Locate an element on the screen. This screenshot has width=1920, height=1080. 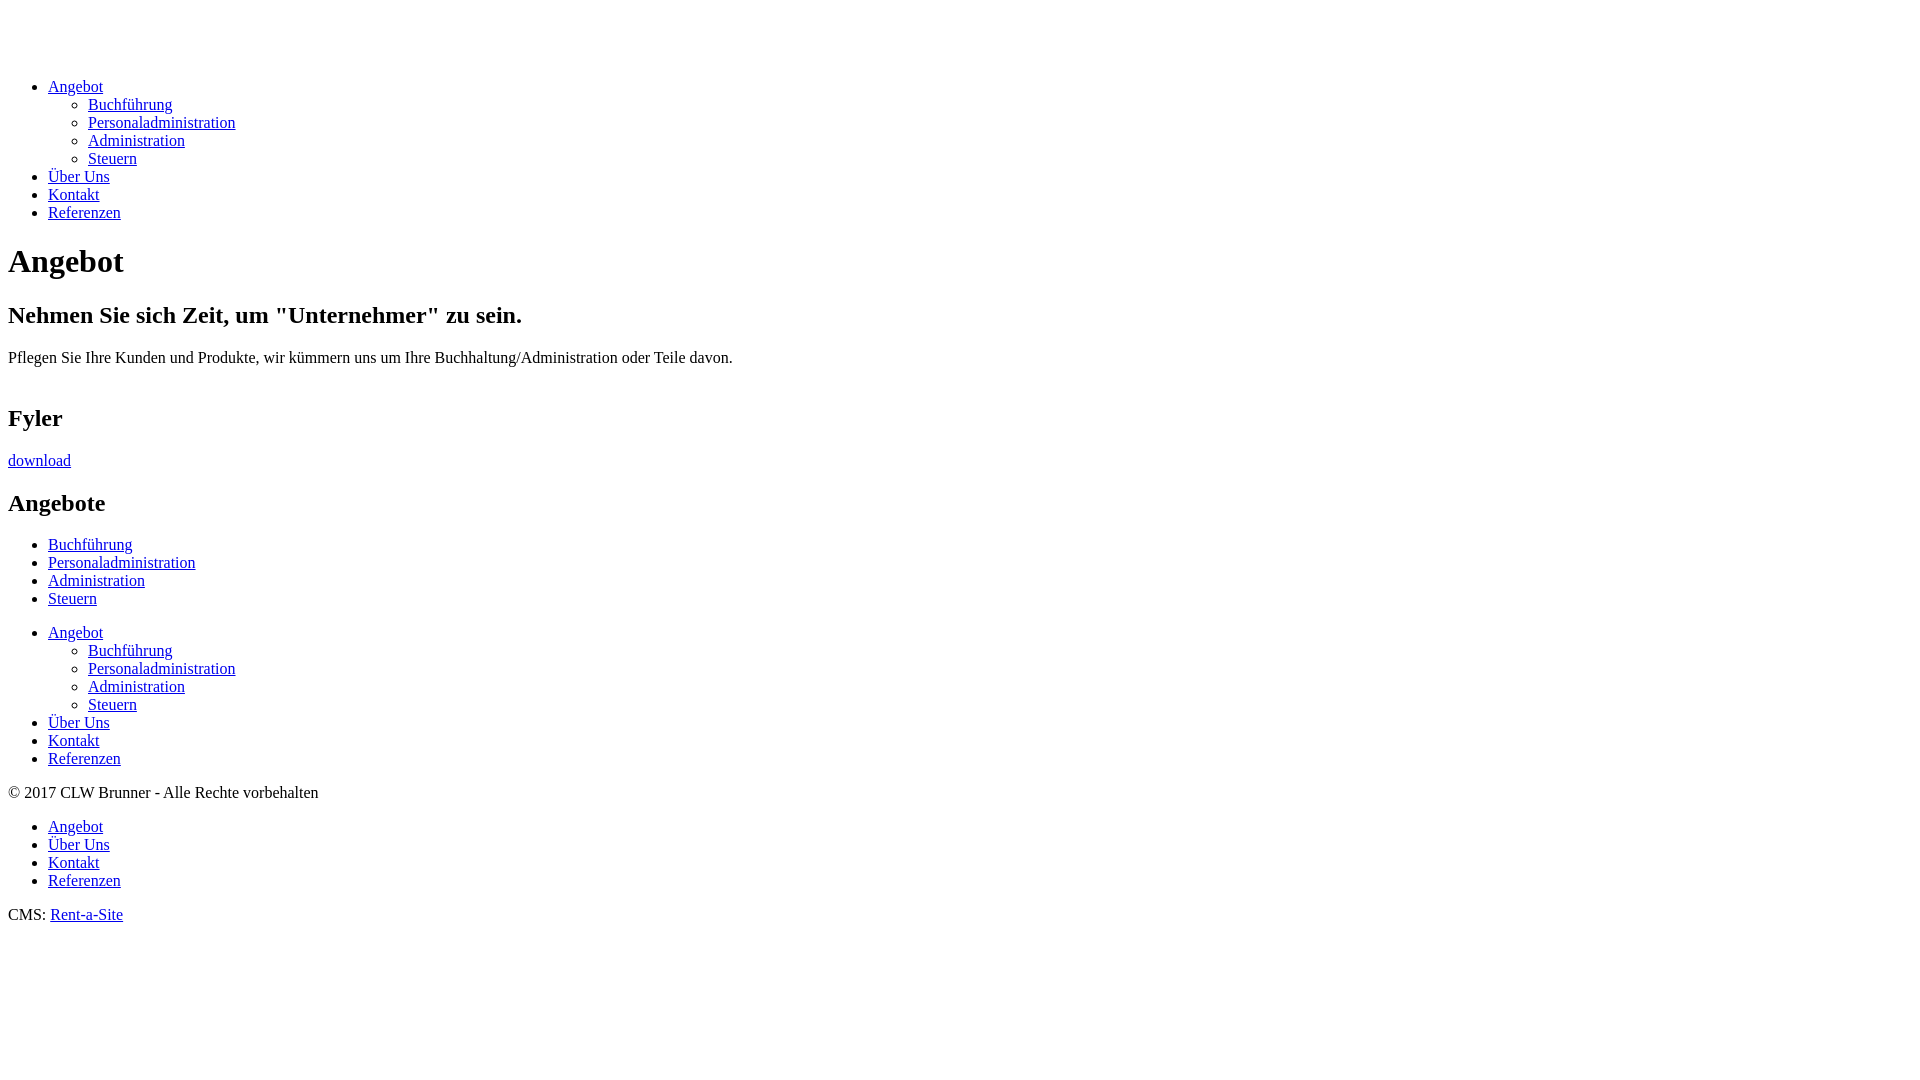
'Steuern' is located at coordinates (111, 703).